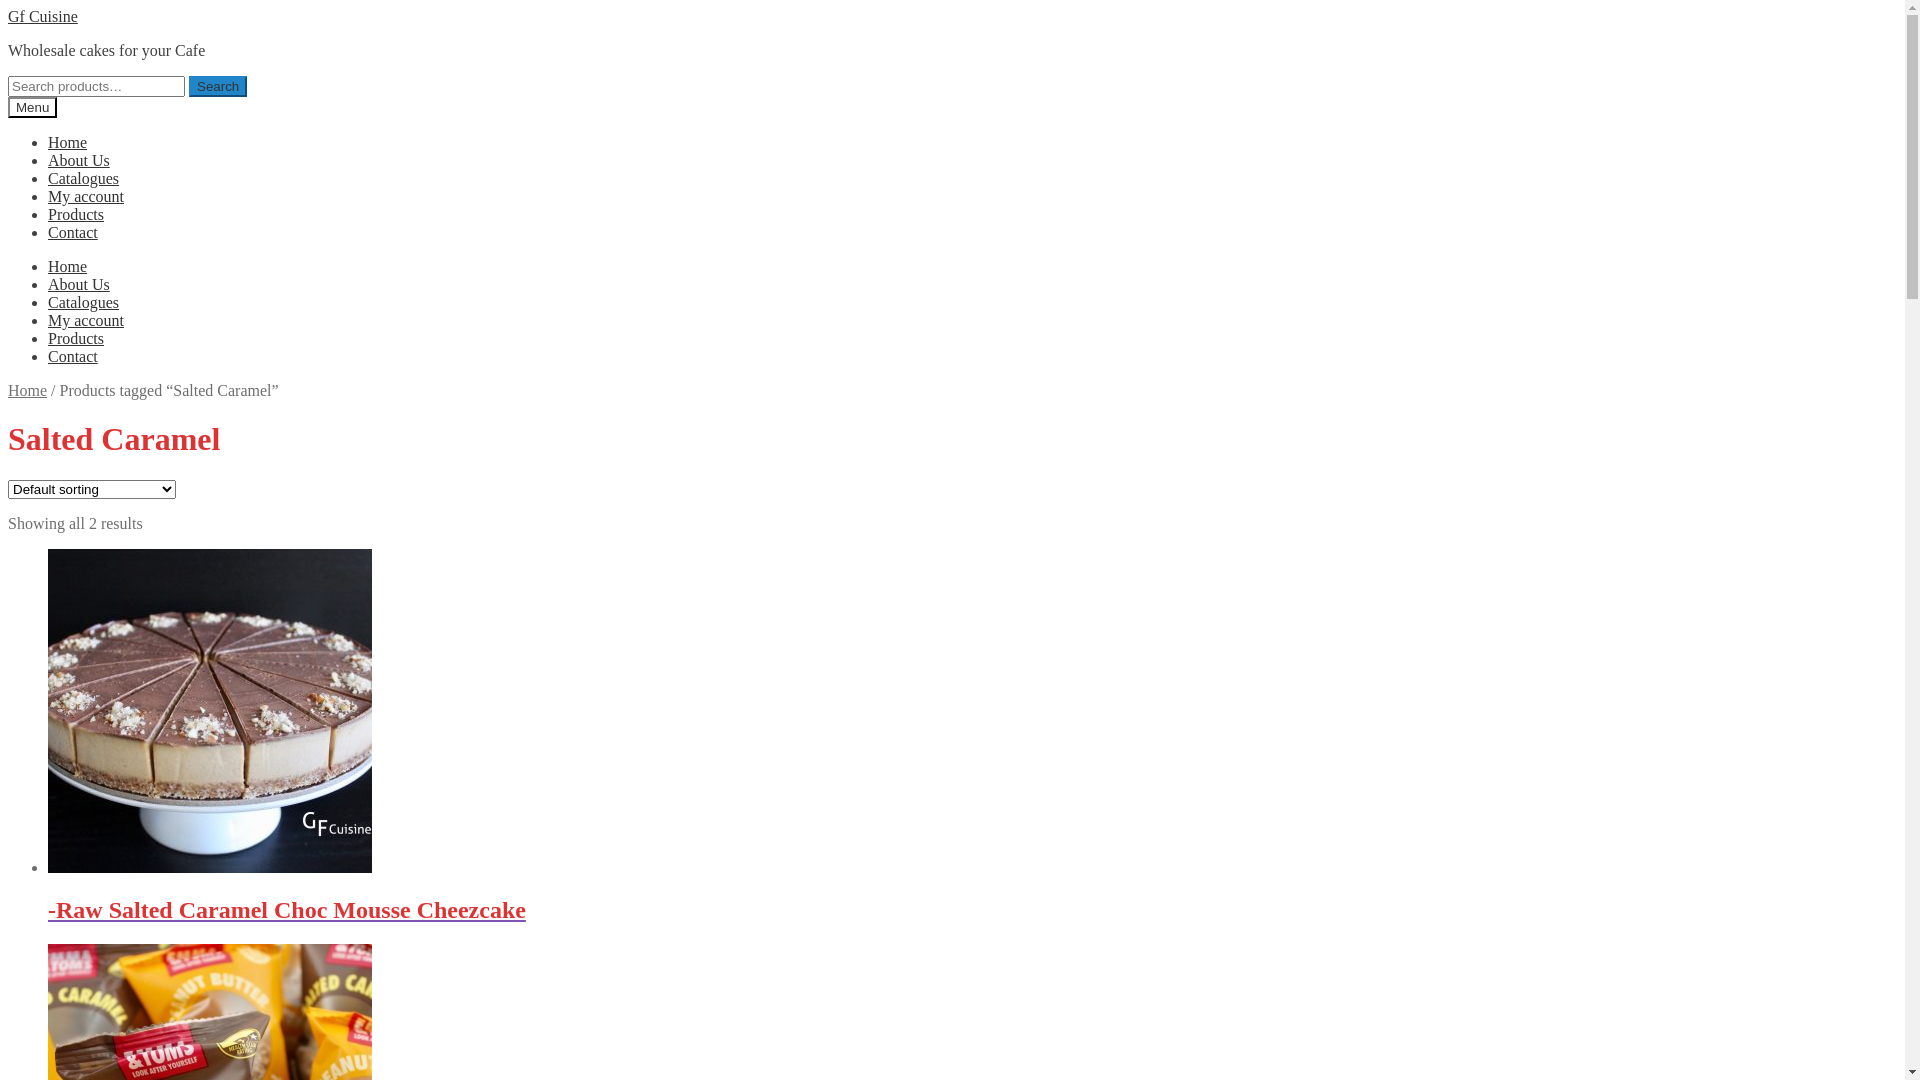 This screenshot has width=1920, height=1080. What do you see at coordinates (78, 284) in the screenshot?
I see `'About Us'` at bounding box center [78, 284].